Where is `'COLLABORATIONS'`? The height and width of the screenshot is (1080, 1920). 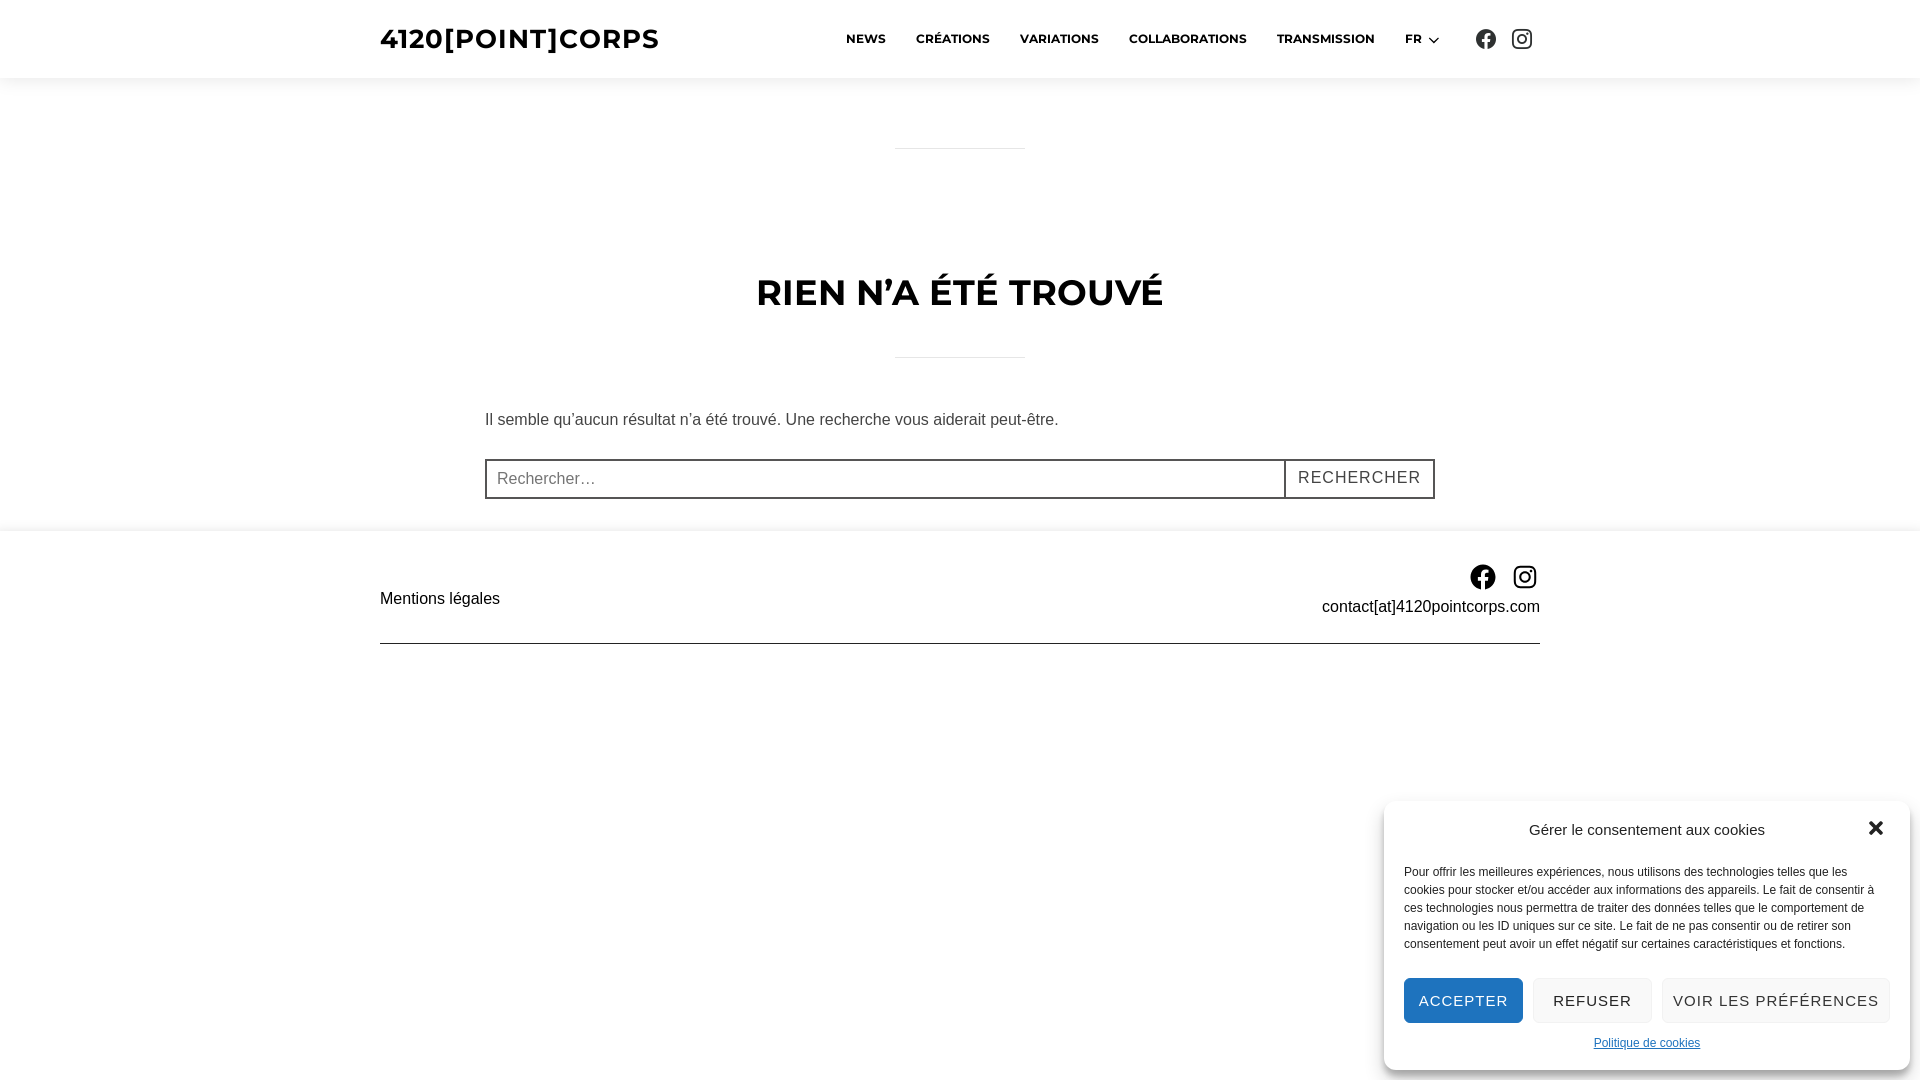 'COLLABORATIONS' is located at coordinates (1188, 39).